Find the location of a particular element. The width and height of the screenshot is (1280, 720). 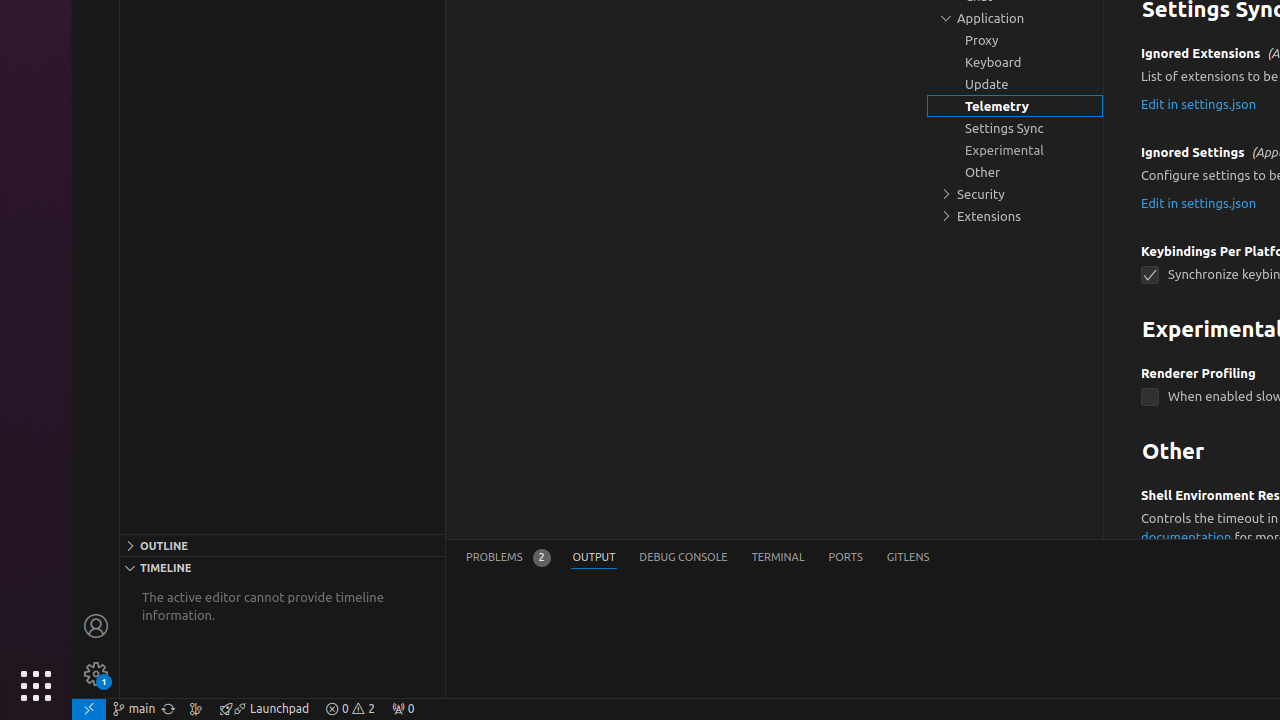

'Application, group' is located at coordinates (1015, 18).